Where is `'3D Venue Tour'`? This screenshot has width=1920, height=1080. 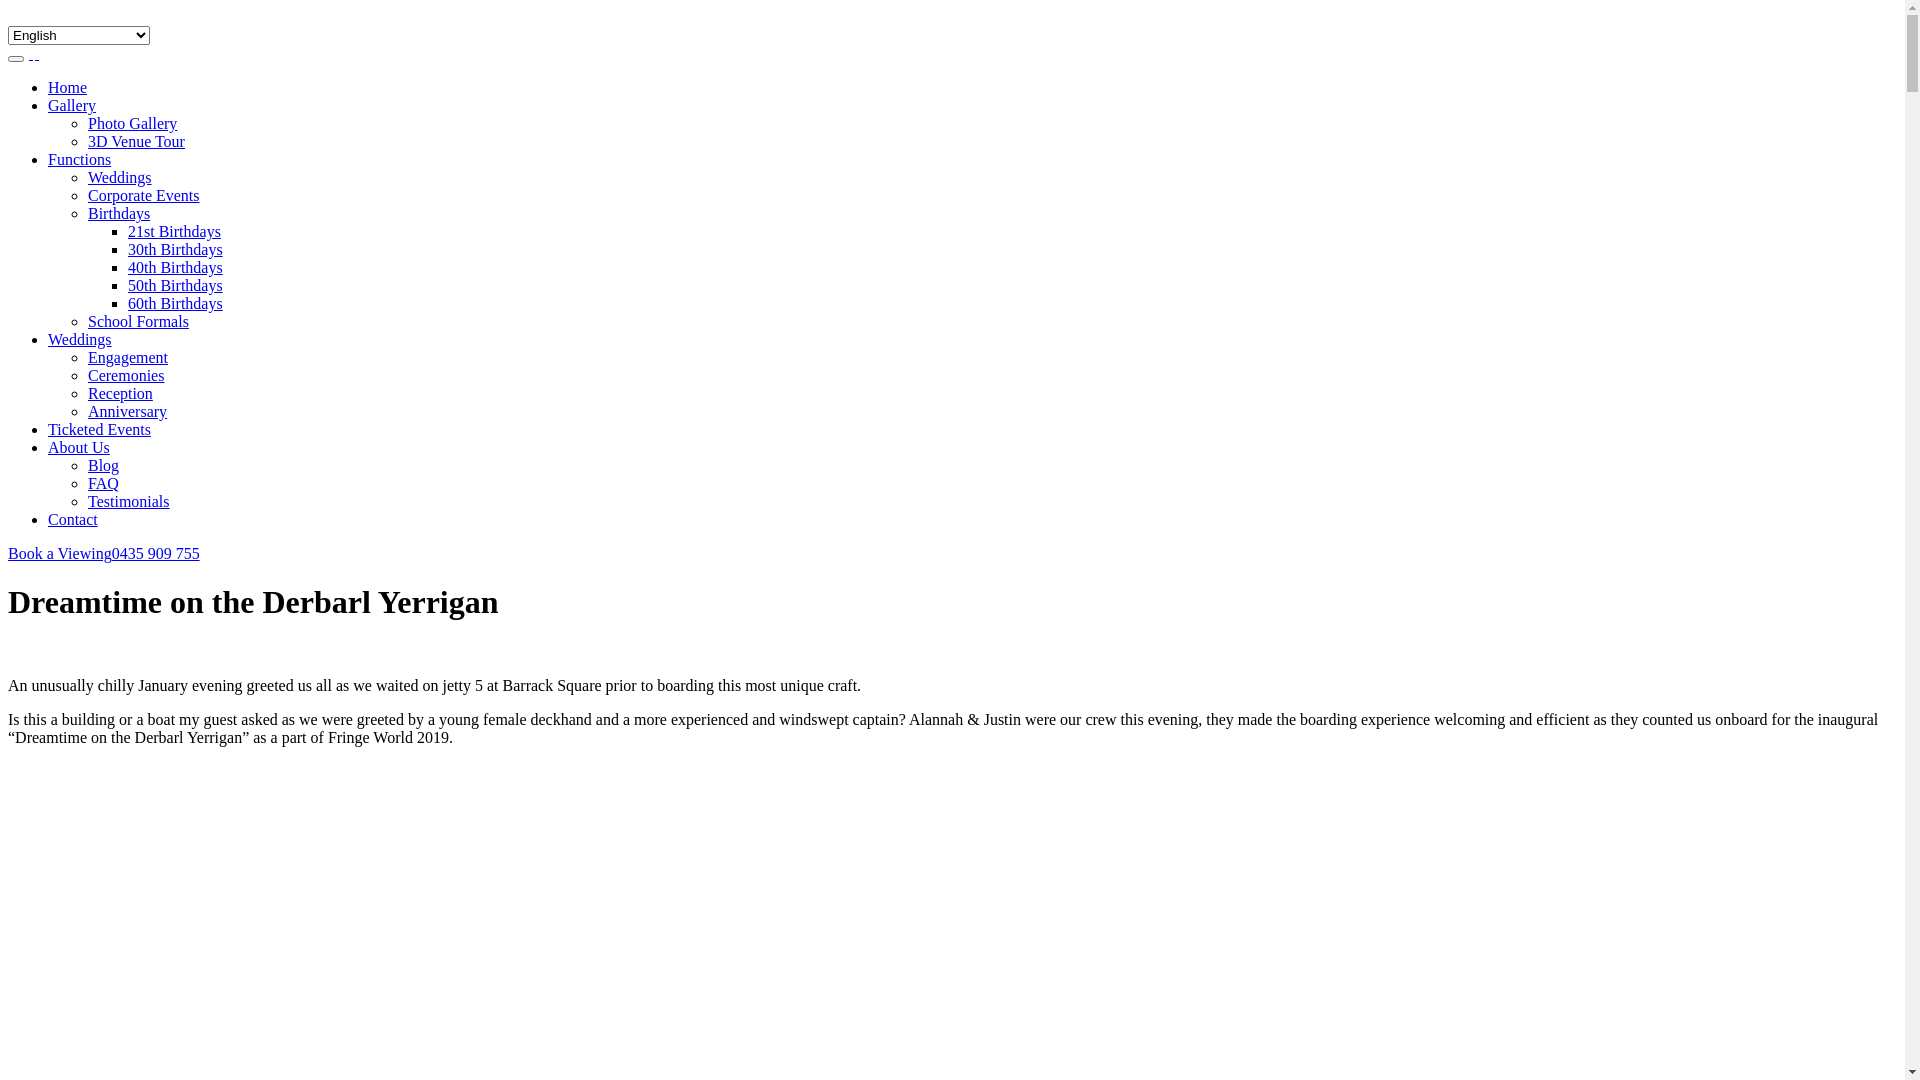
'3D Venue Tour' is located at coordinates (135, 140).